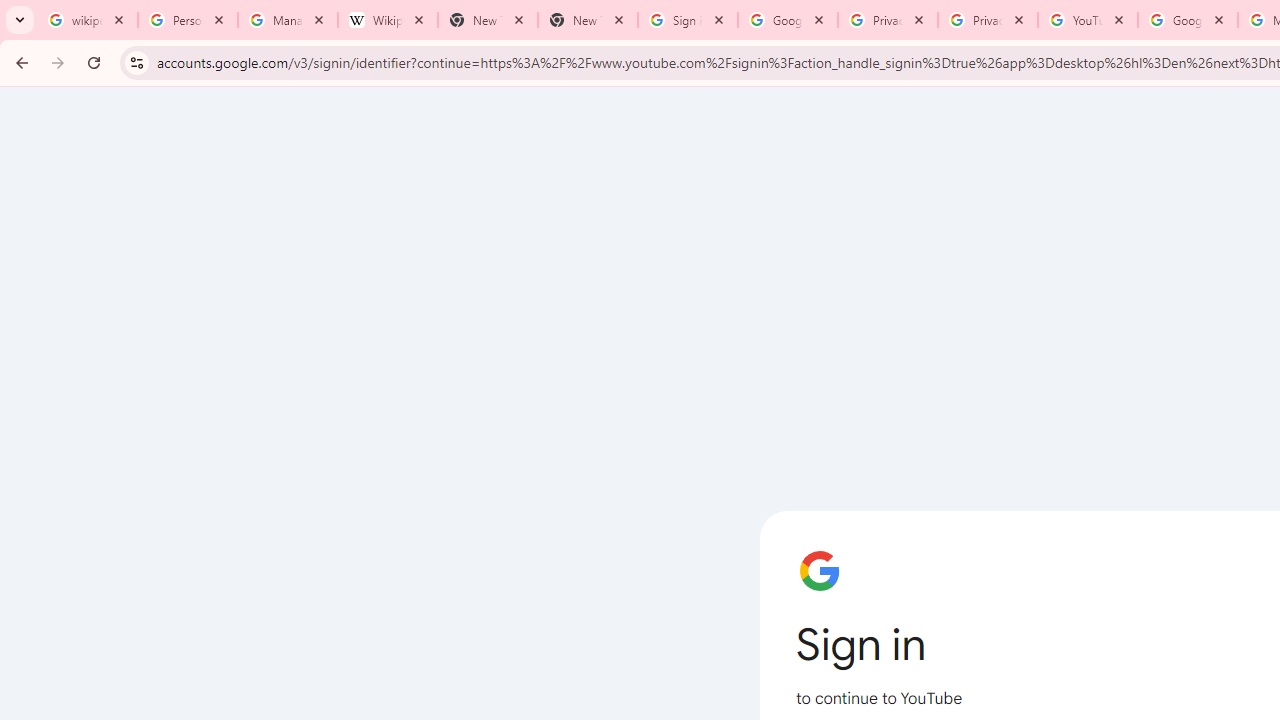 The width and height of the screenshot is (1280, 720). What do you see at coordinates (188, 20) in the screenshot?
I see `'Personalization & Google Search results - Google Search Help'` at bounding box center [188, 20].